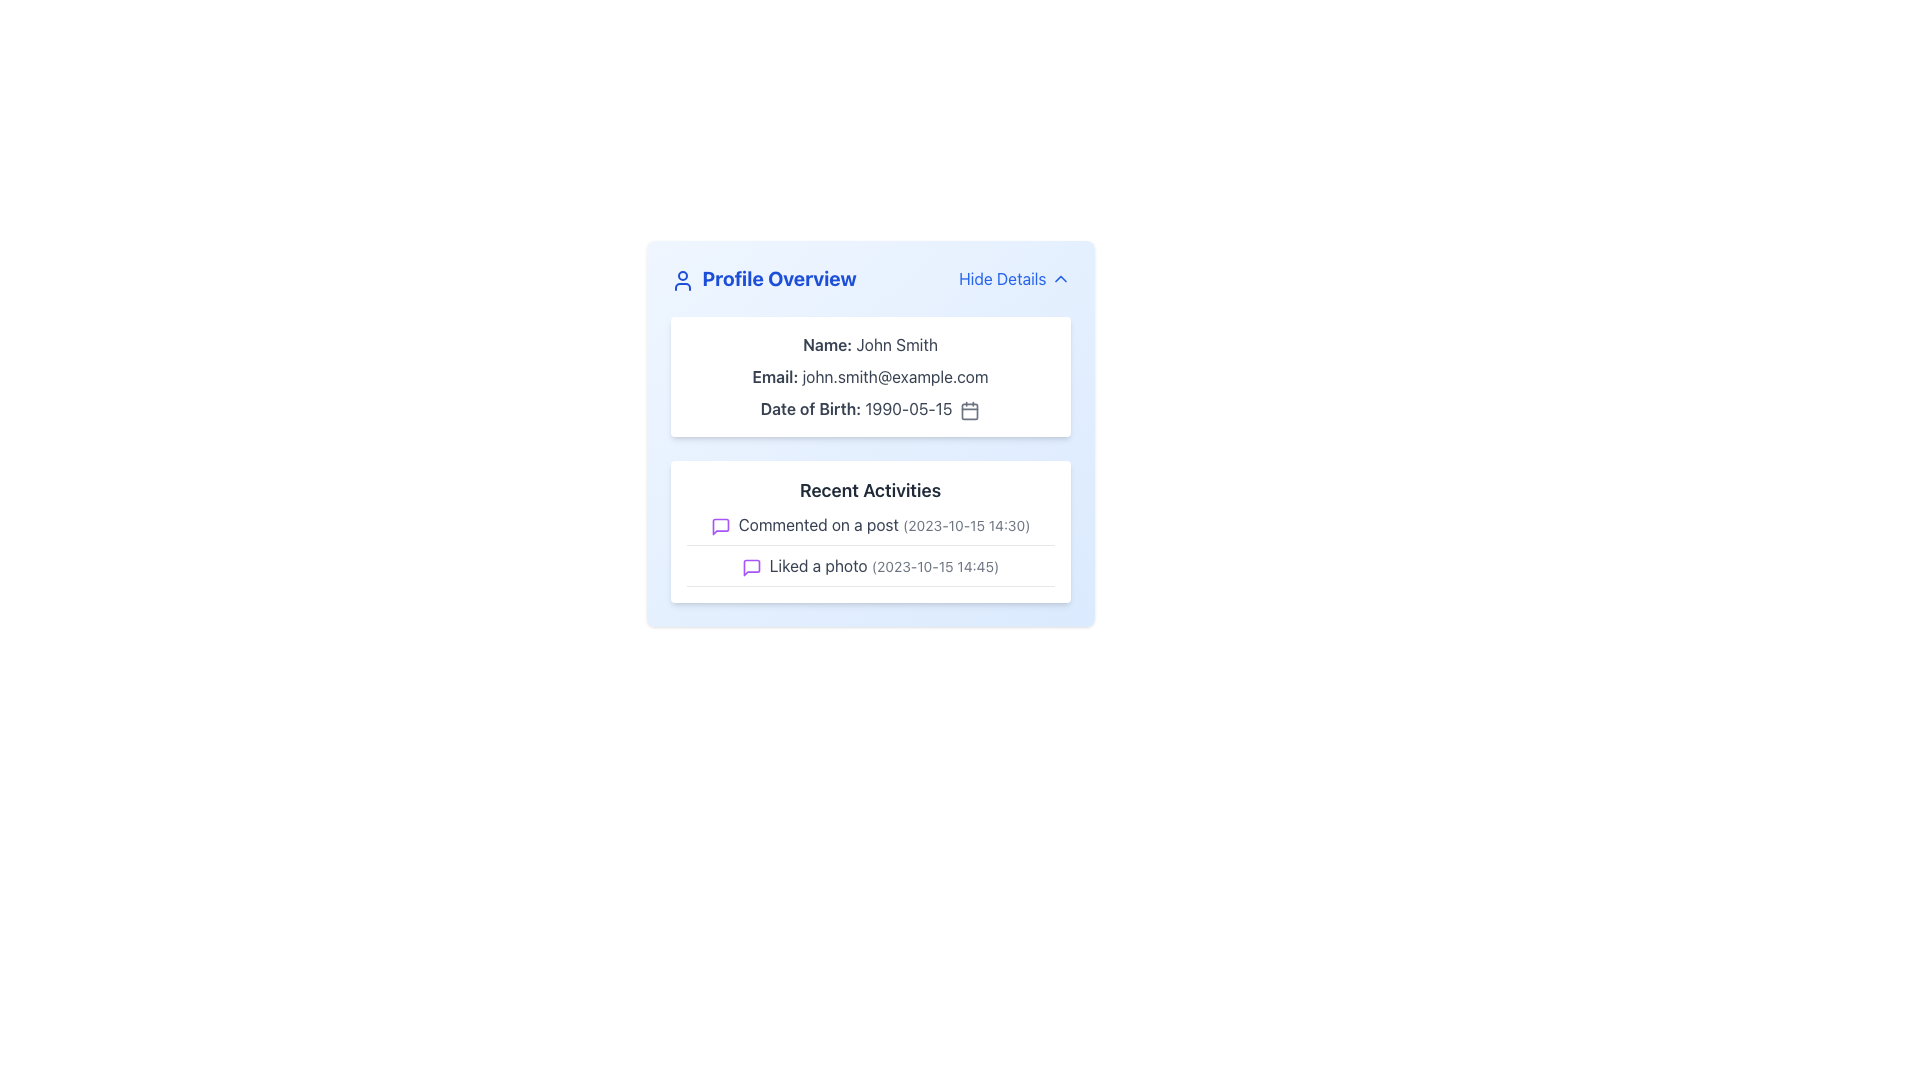 The image size is (1920, 1080). I want to click on the chevron icon located to the right of the 'Hide Details' text, so click(1059, 278).